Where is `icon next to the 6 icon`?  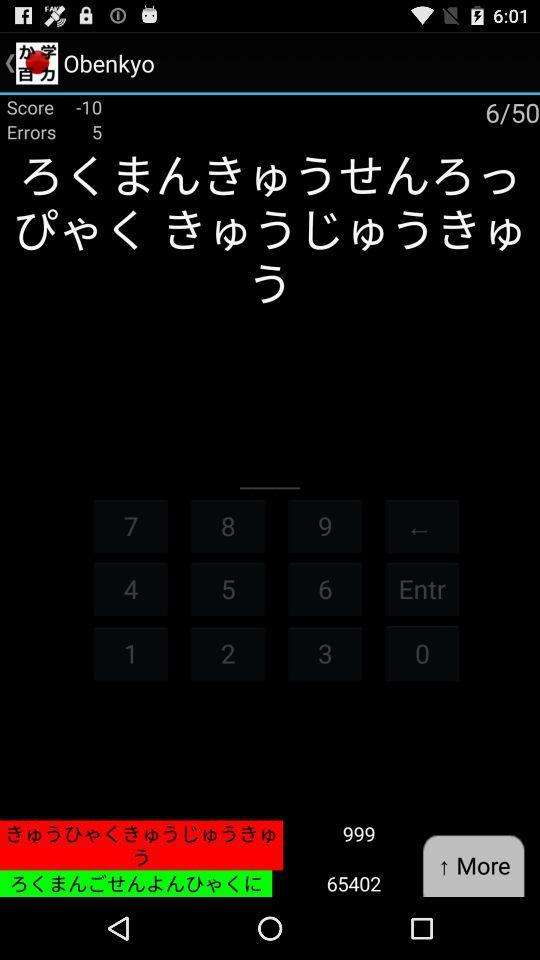
icon next to the 6 icon is located at coordinates (421, 652).